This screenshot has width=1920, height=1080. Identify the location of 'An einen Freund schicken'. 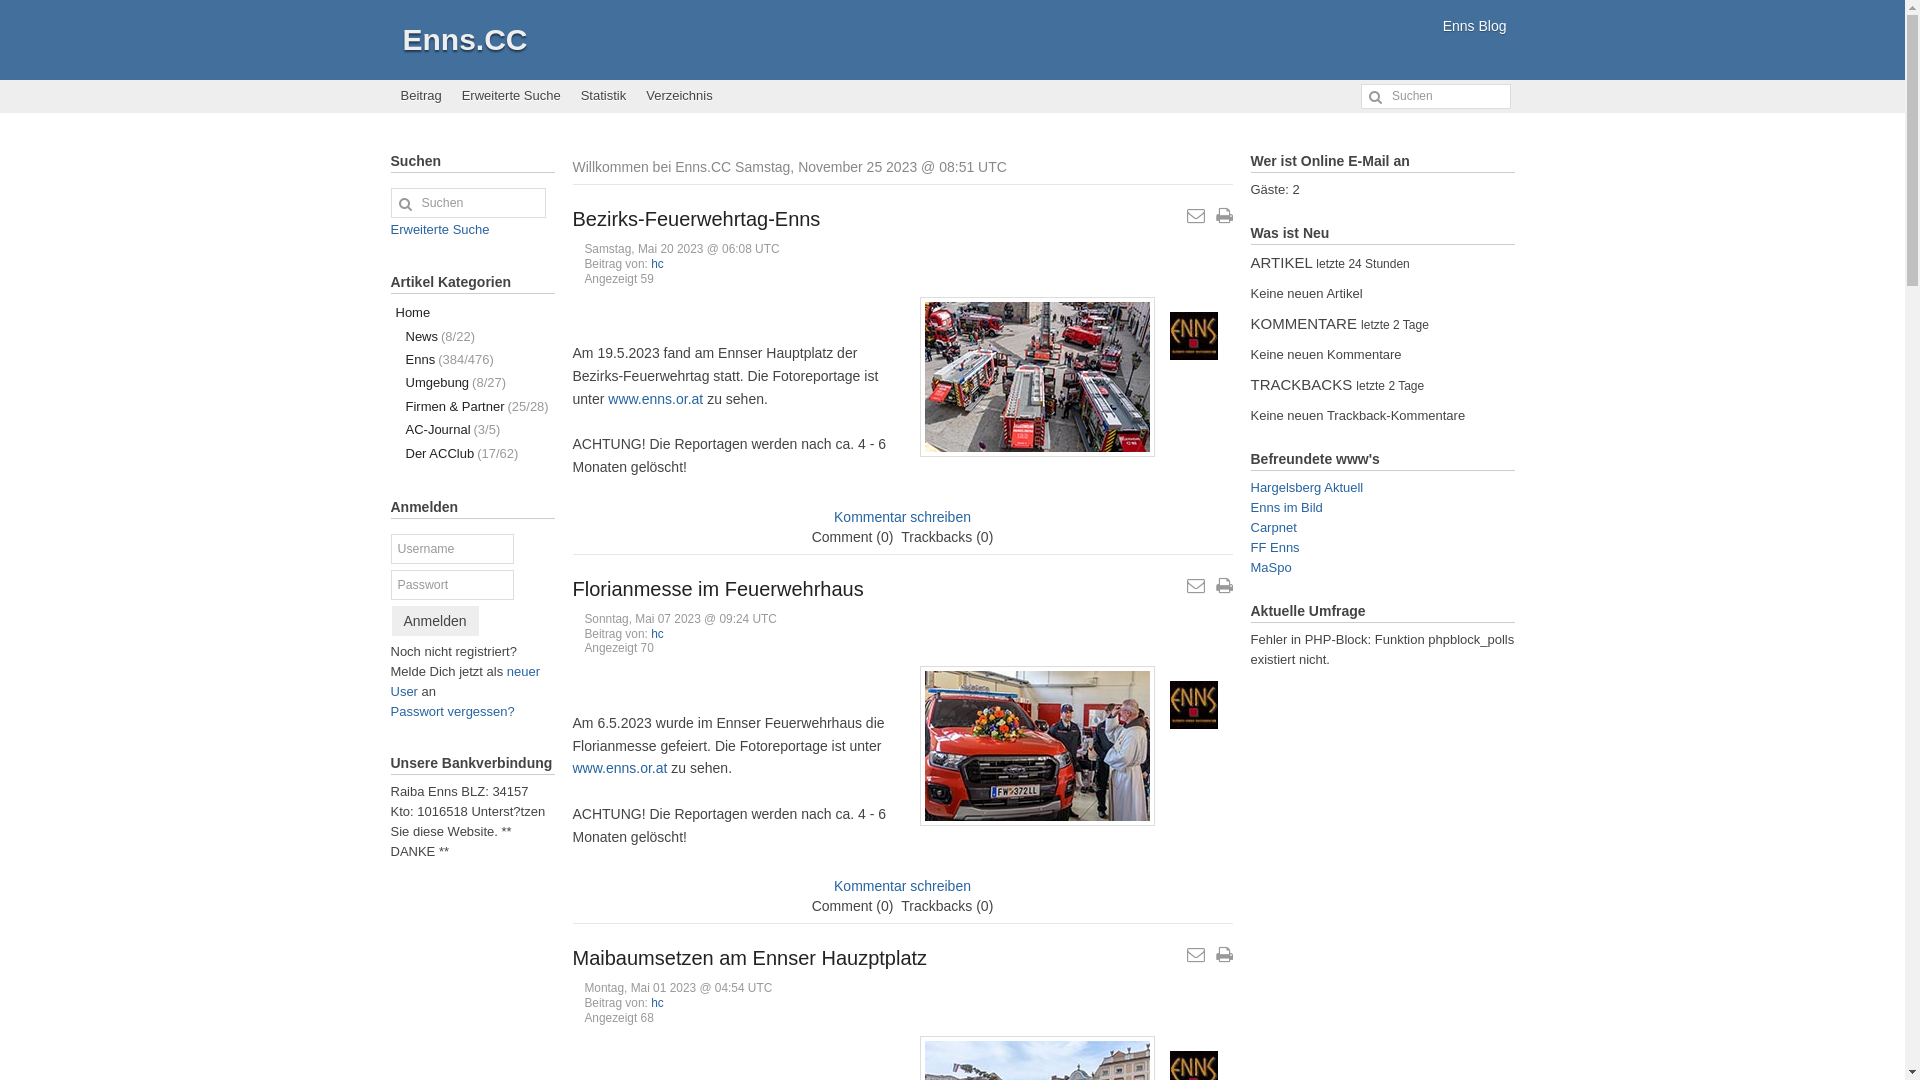
(1195, 216).